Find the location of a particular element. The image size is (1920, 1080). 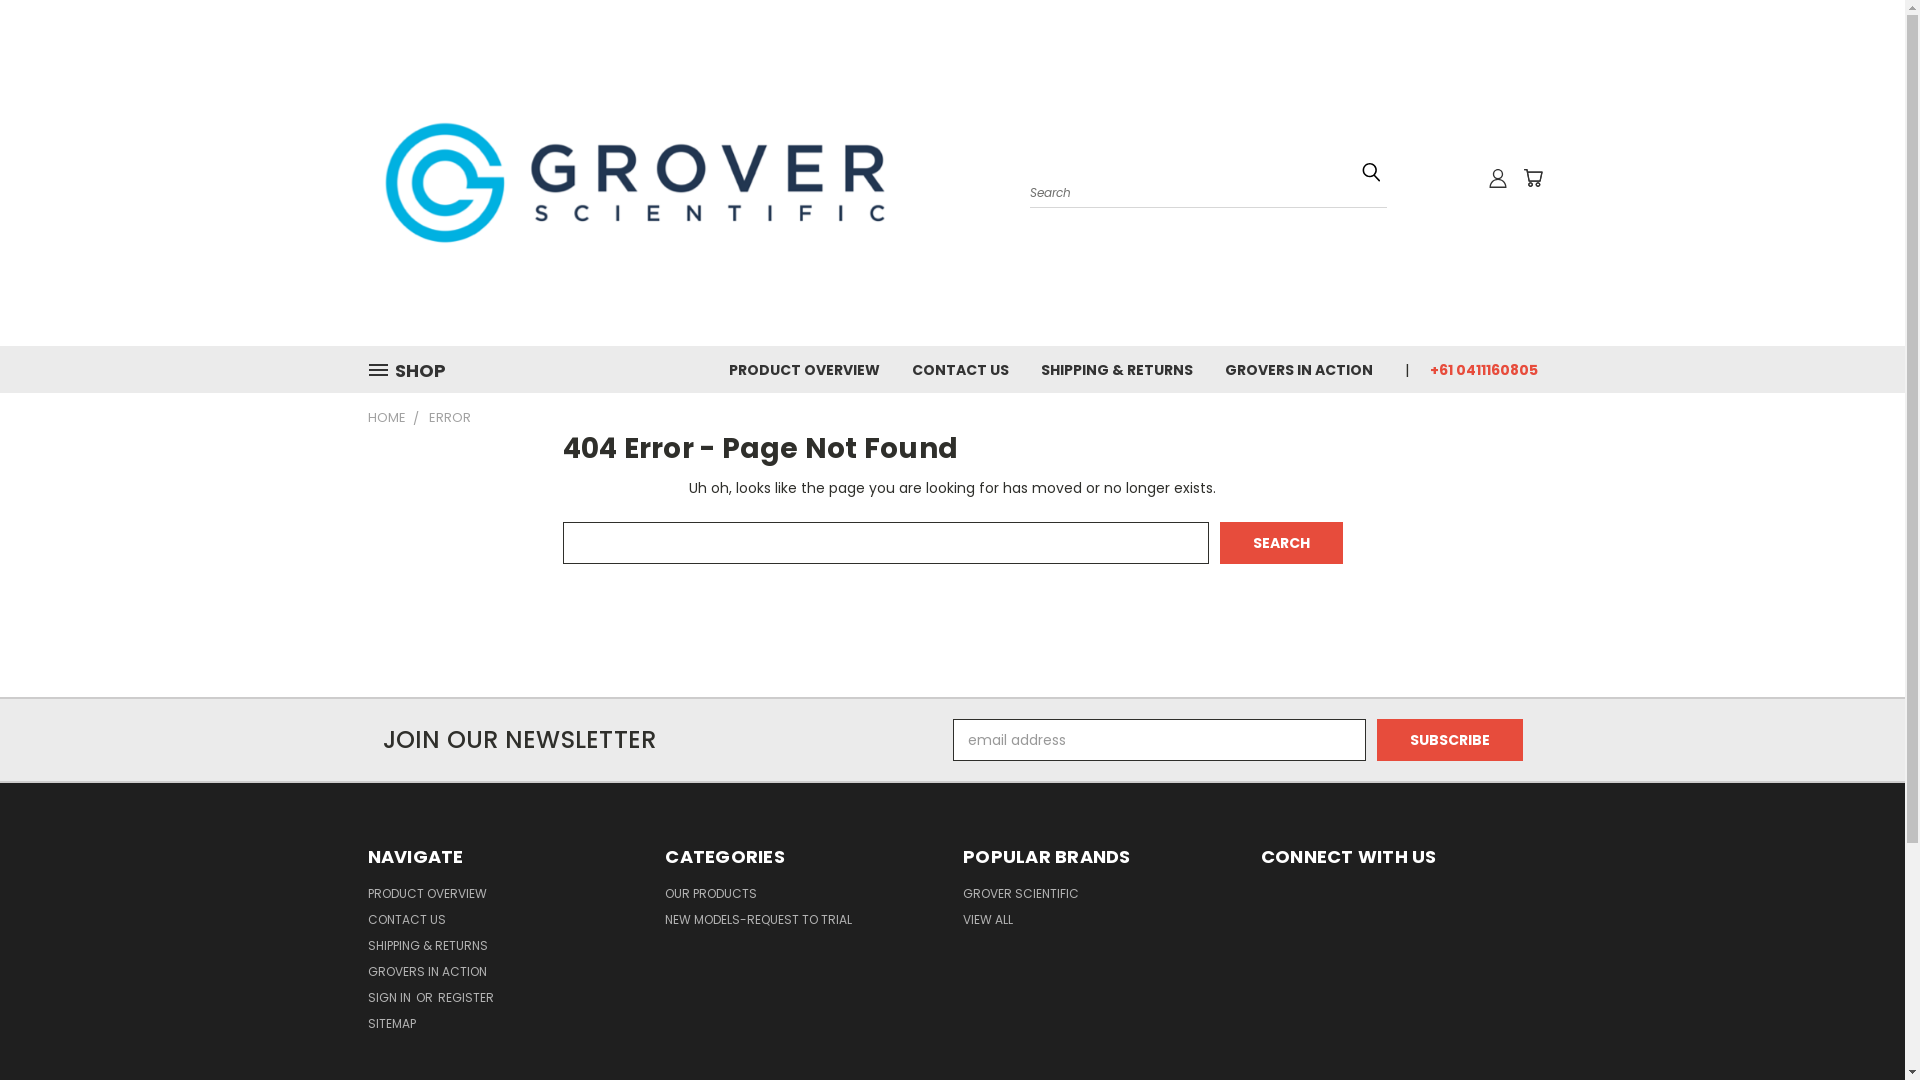

'SHOP' is located at coordinates (413, 370).